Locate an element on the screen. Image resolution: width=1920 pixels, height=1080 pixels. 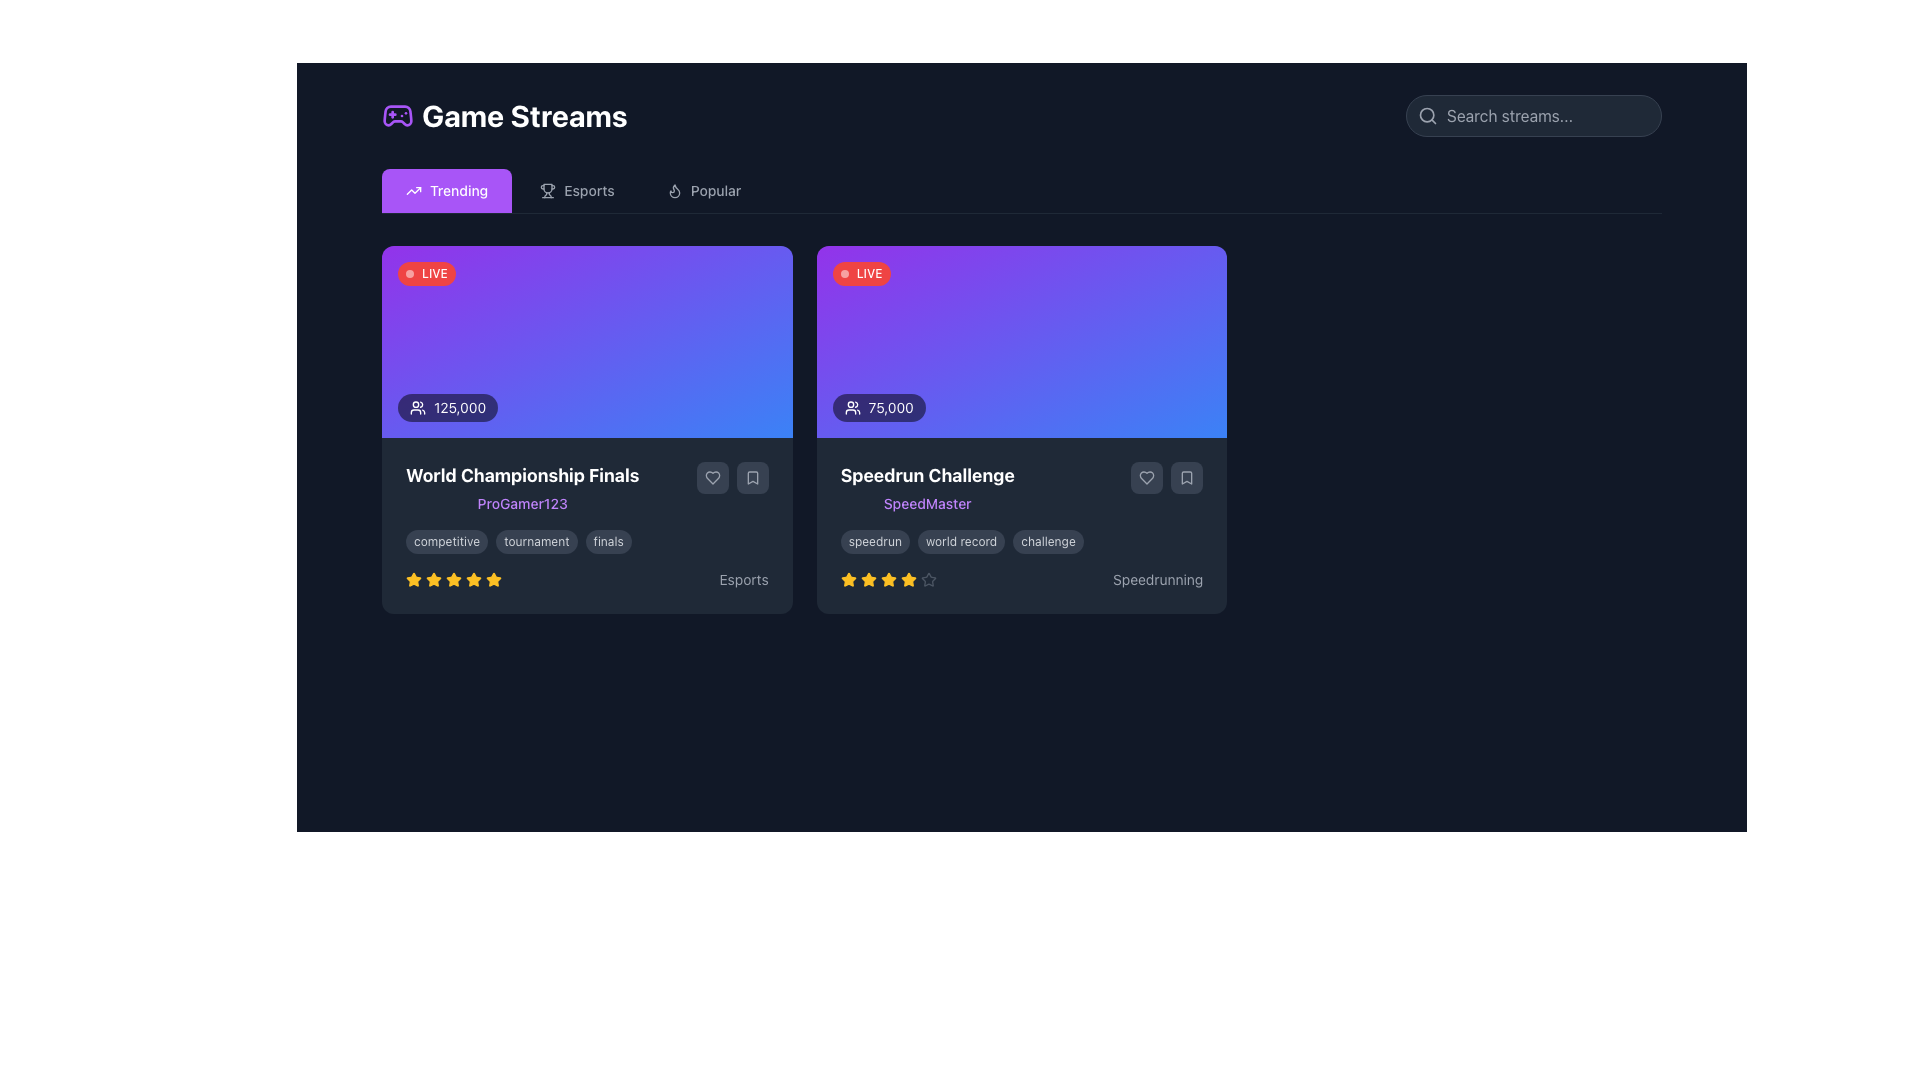
the text label 'ProGamer123' styled in purple and located below 'World Championship Finals' is located at coordinates (522, 503).